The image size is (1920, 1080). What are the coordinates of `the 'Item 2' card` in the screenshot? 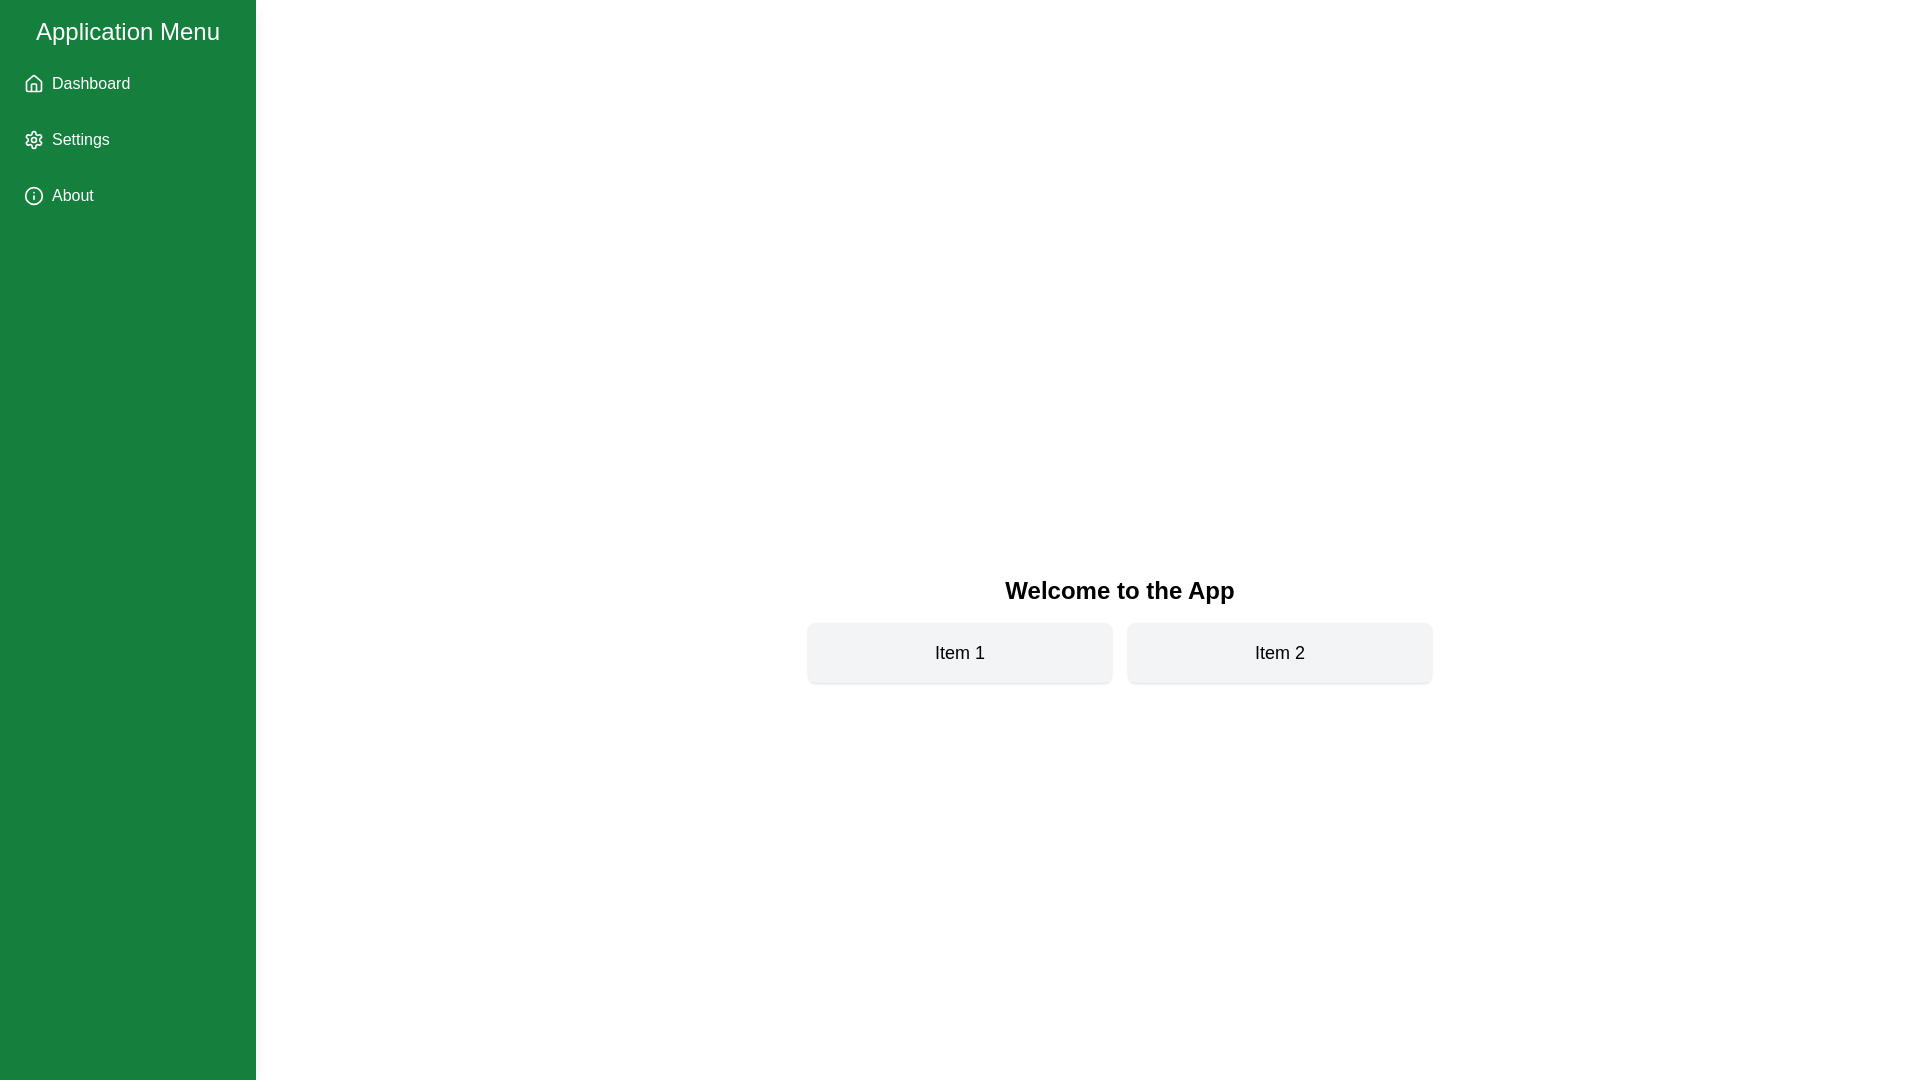 It's located at (1280, 652).